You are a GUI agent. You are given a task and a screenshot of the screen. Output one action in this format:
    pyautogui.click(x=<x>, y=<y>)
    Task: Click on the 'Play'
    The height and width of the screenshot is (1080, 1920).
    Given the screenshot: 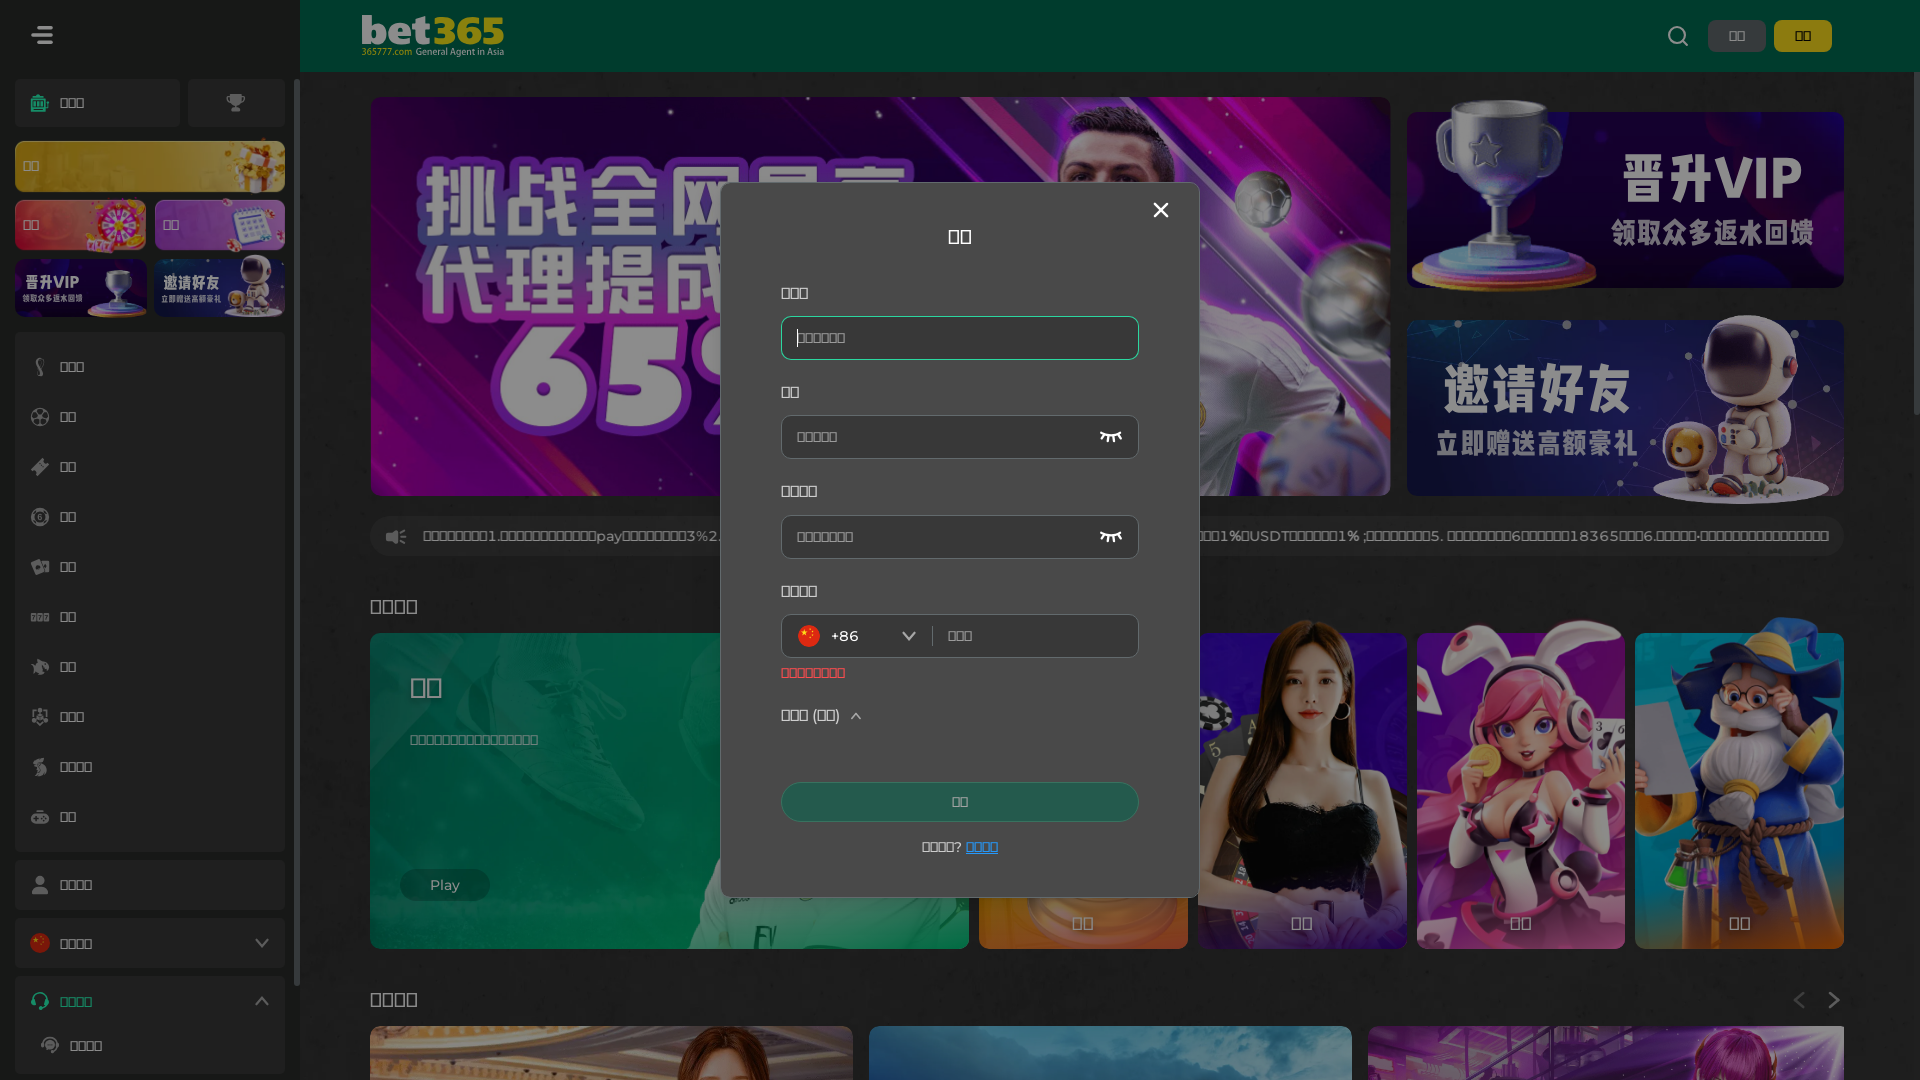 What is the action you would take?
    pyautogui.click(x=444, y=883)
    